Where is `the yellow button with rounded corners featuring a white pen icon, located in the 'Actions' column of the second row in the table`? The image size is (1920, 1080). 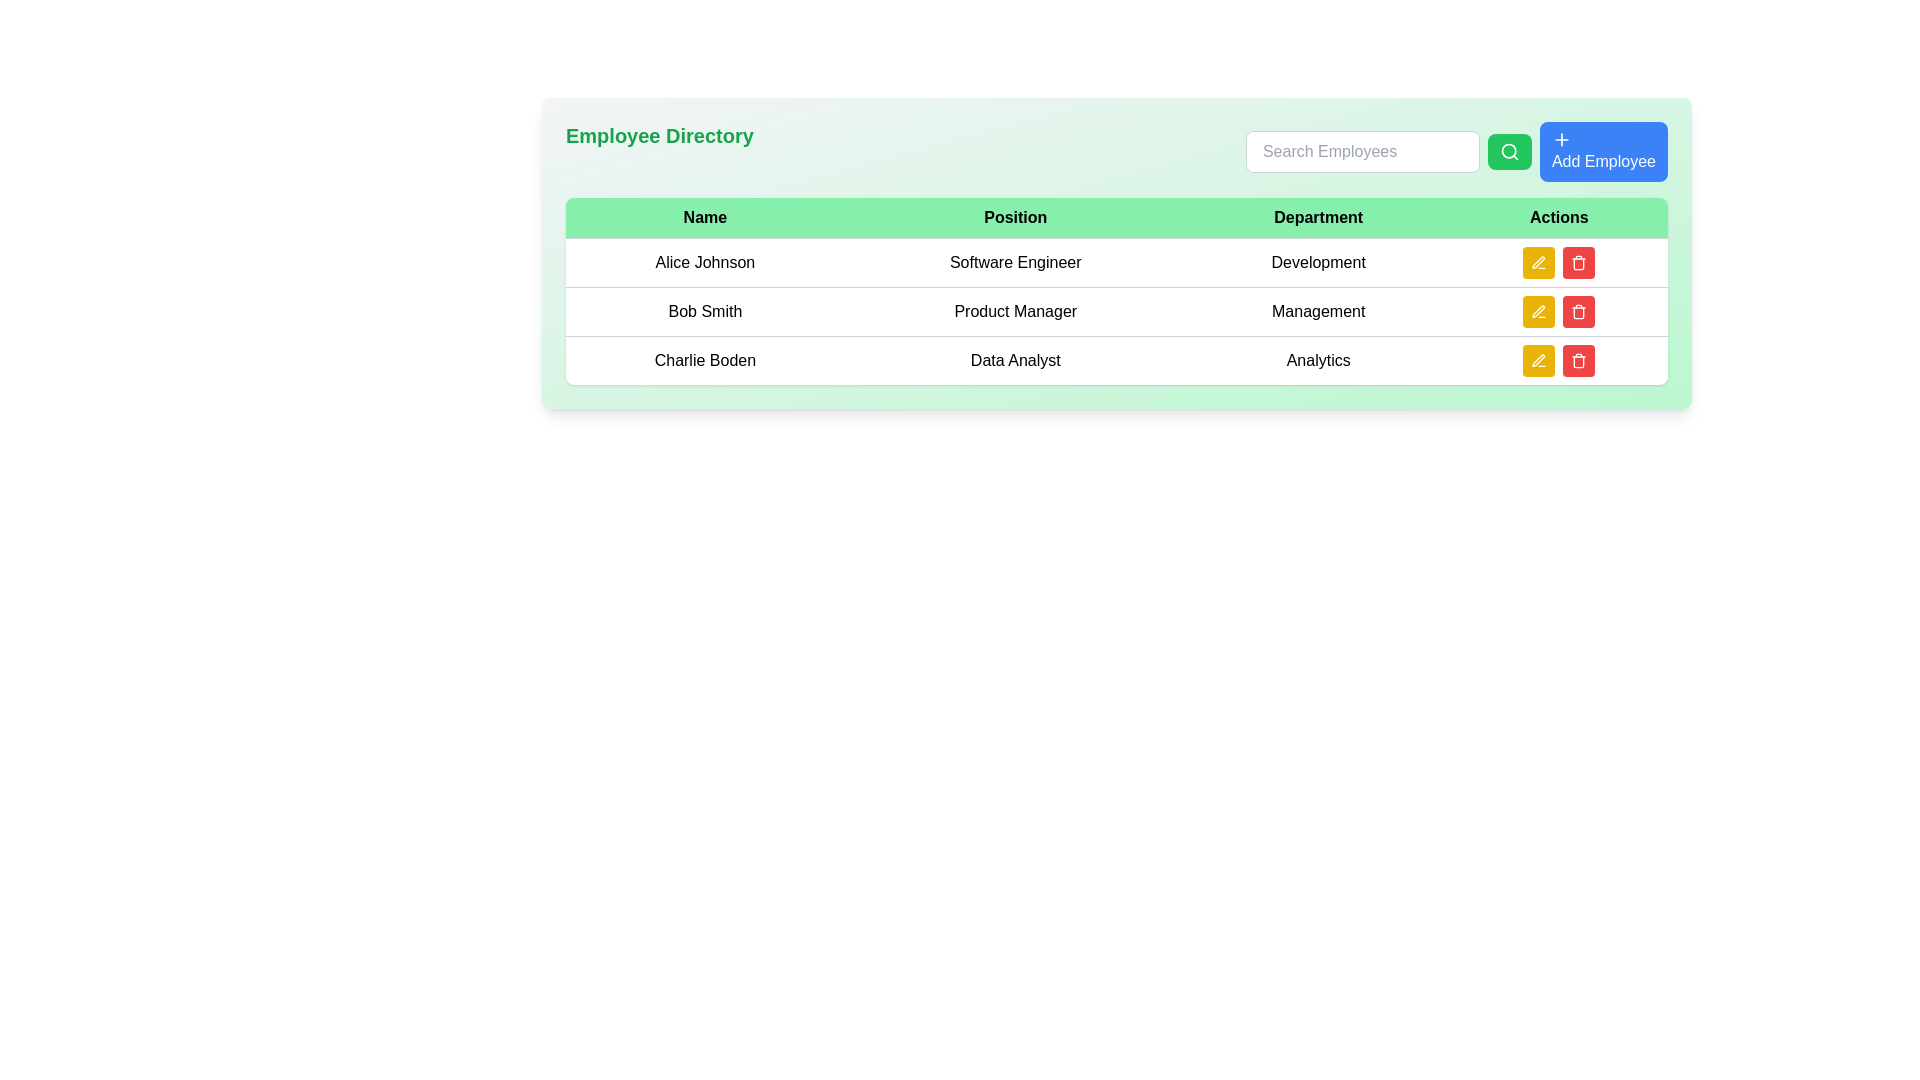
the yellow button with rounded corners featuring a white pen icon, located in the 'Actions' column of the second row in the table is located at coordinates (1538, 312).